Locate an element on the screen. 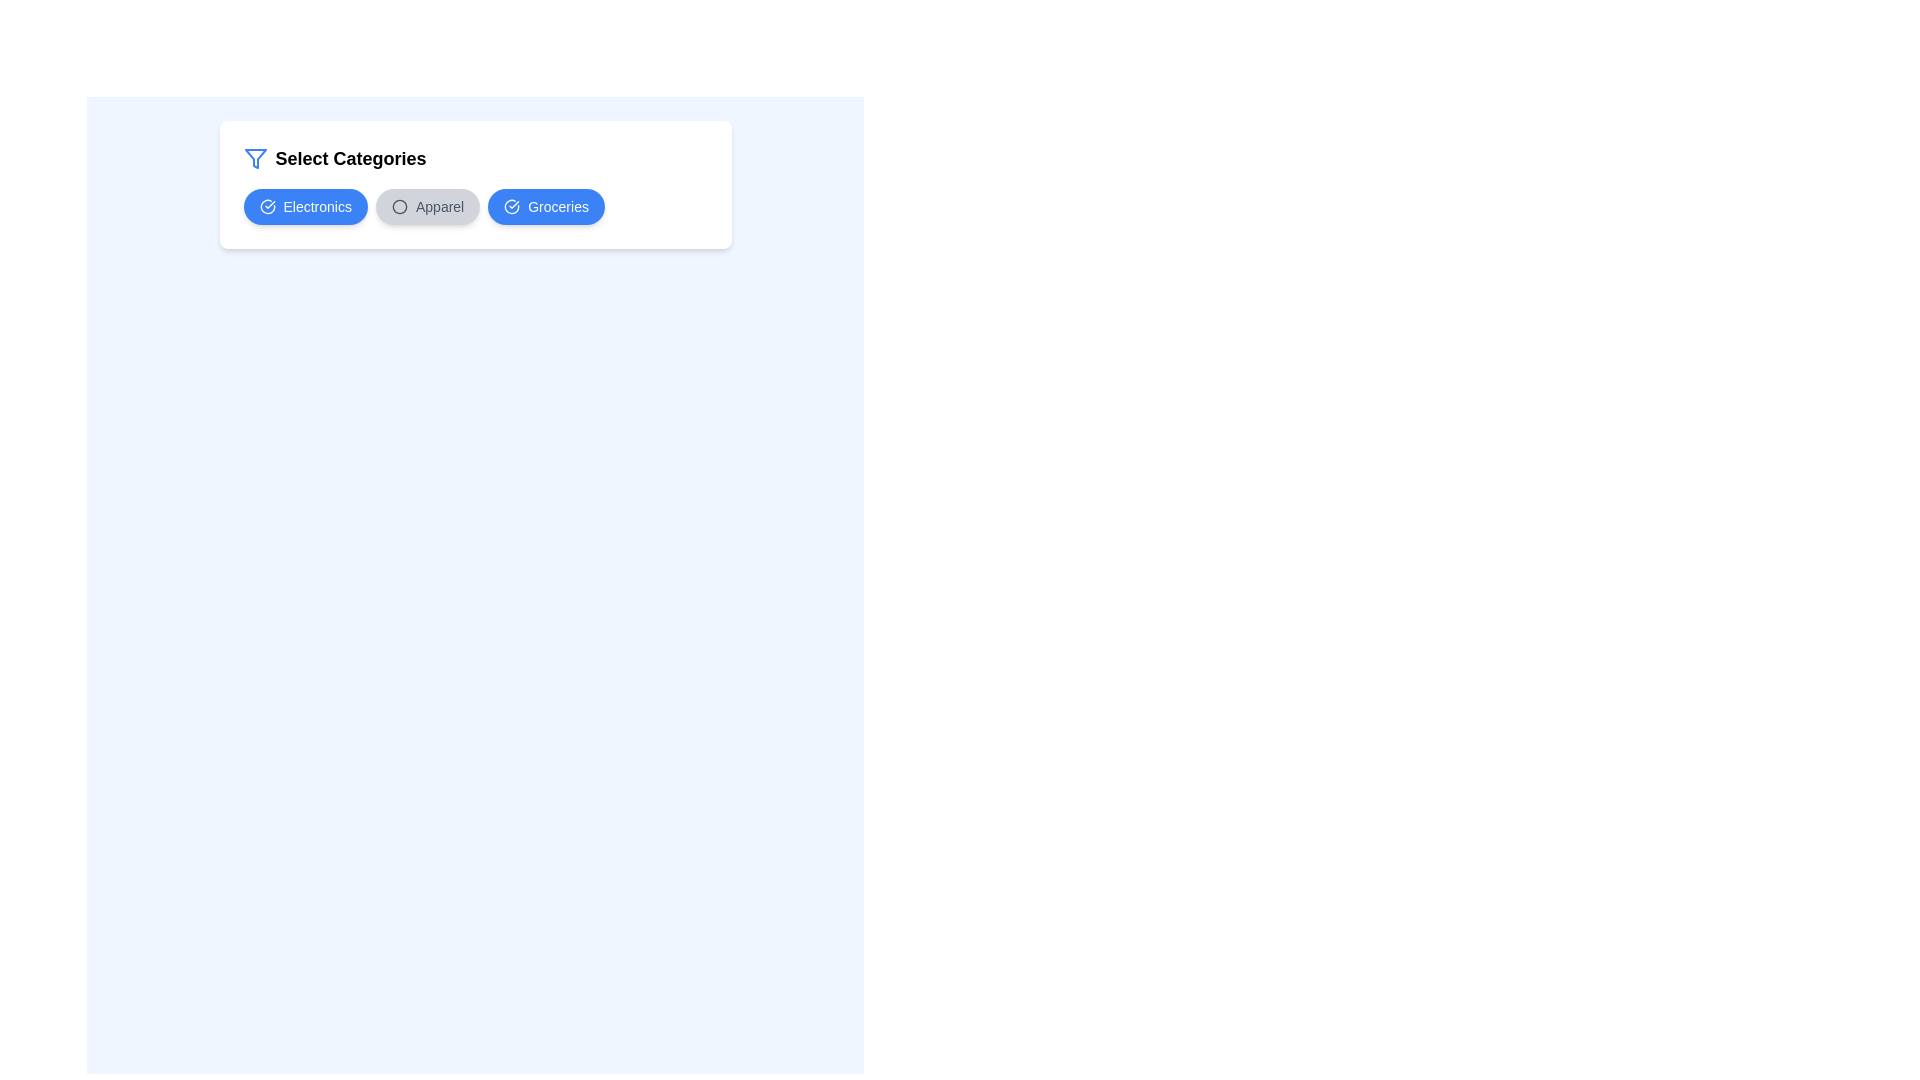  the category Apparel is located at coordinates (427, 207).